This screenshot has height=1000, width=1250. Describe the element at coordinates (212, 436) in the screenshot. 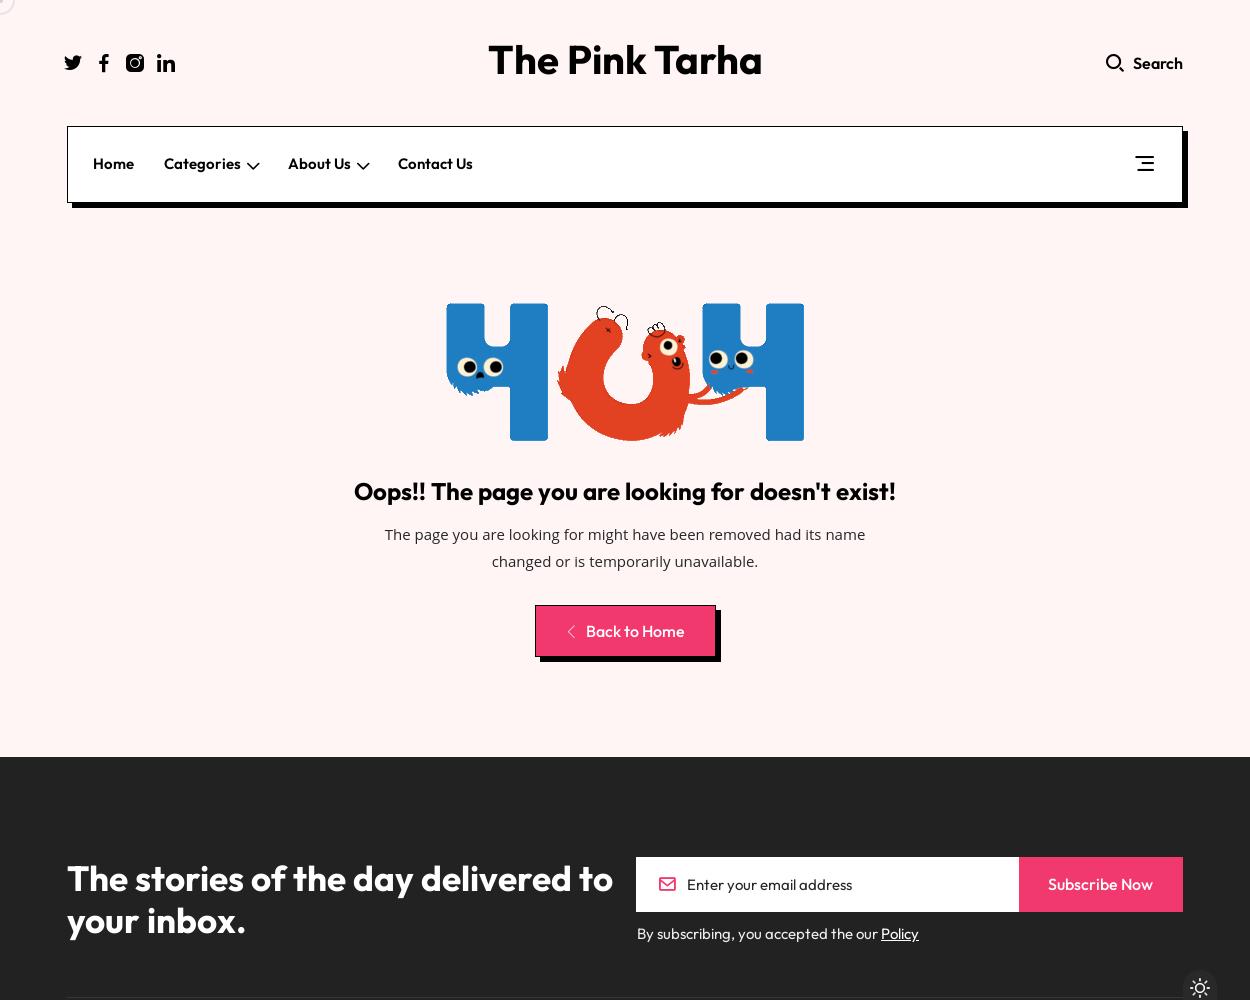

I see `'Events'` at that location.